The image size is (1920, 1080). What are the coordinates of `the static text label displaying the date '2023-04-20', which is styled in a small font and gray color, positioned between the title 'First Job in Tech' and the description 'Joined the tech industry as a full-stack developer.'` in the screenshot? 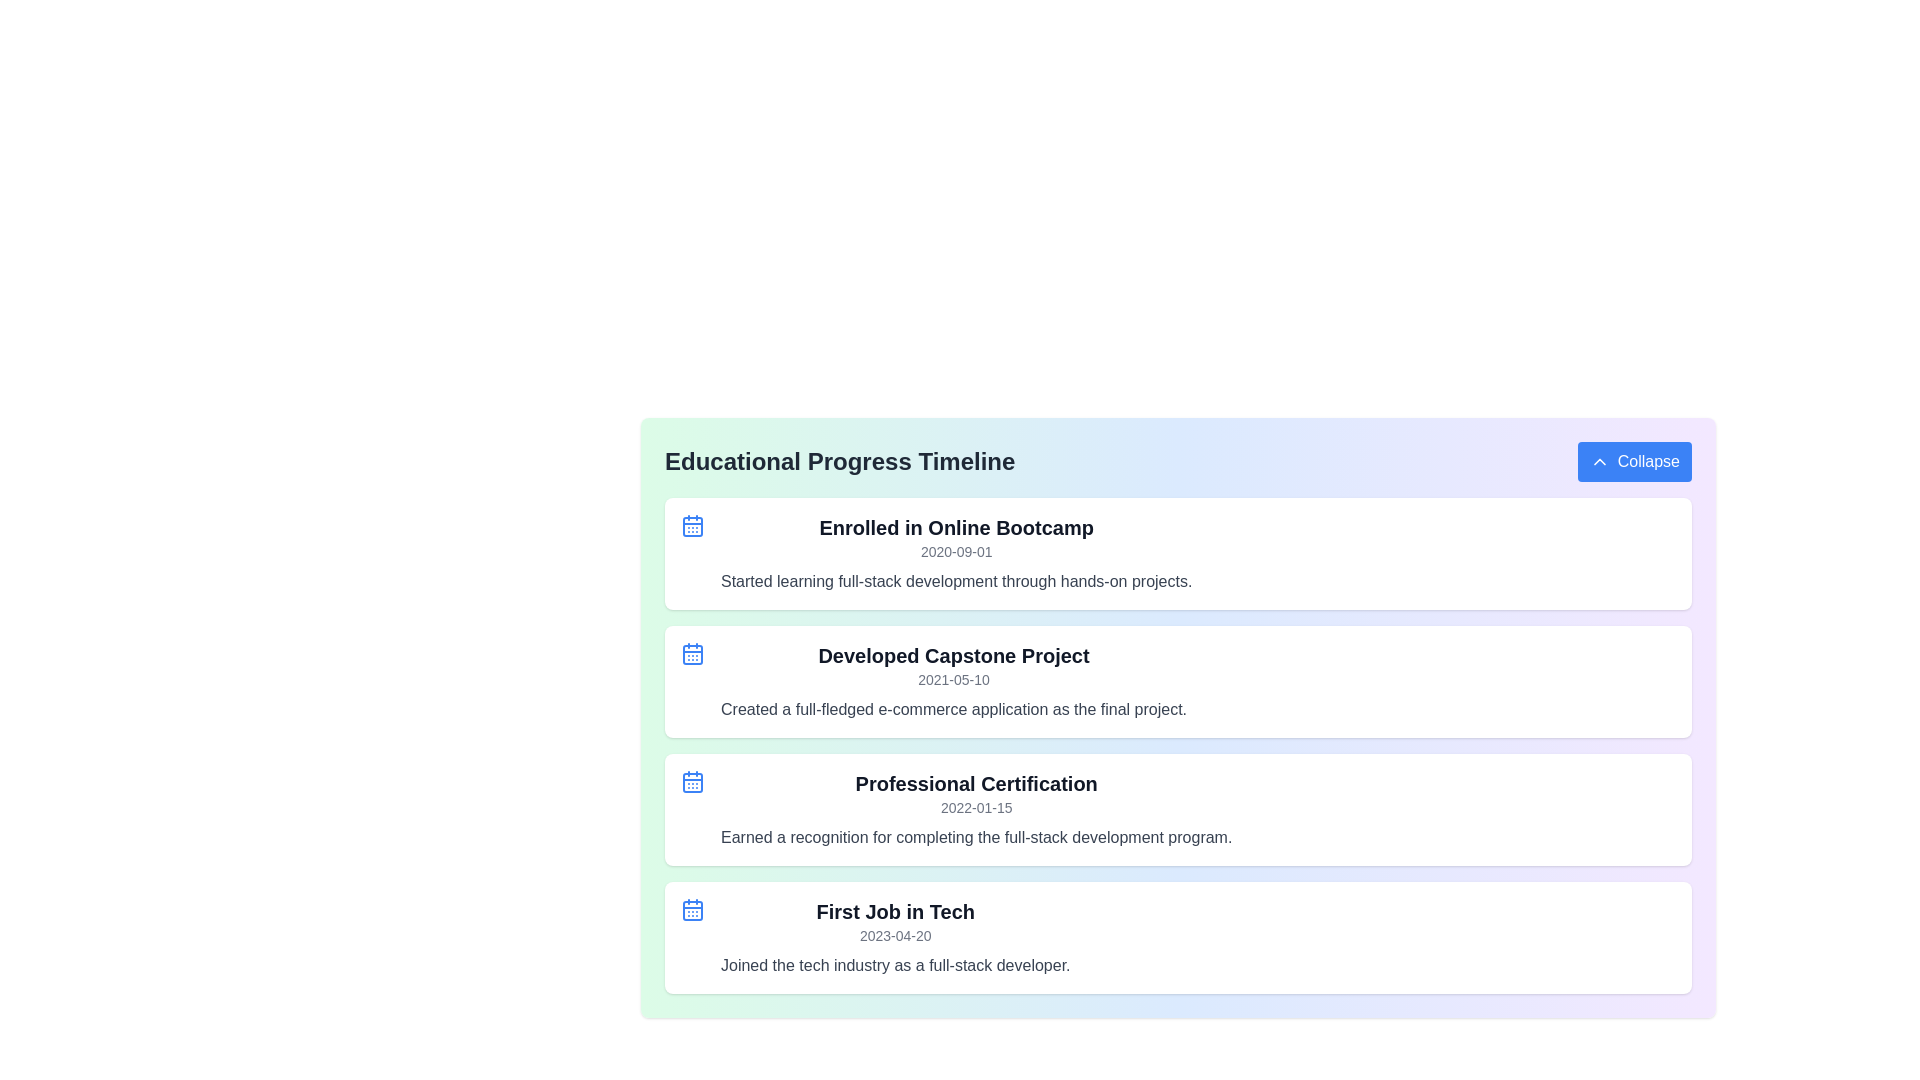 It's located at (894, 936).